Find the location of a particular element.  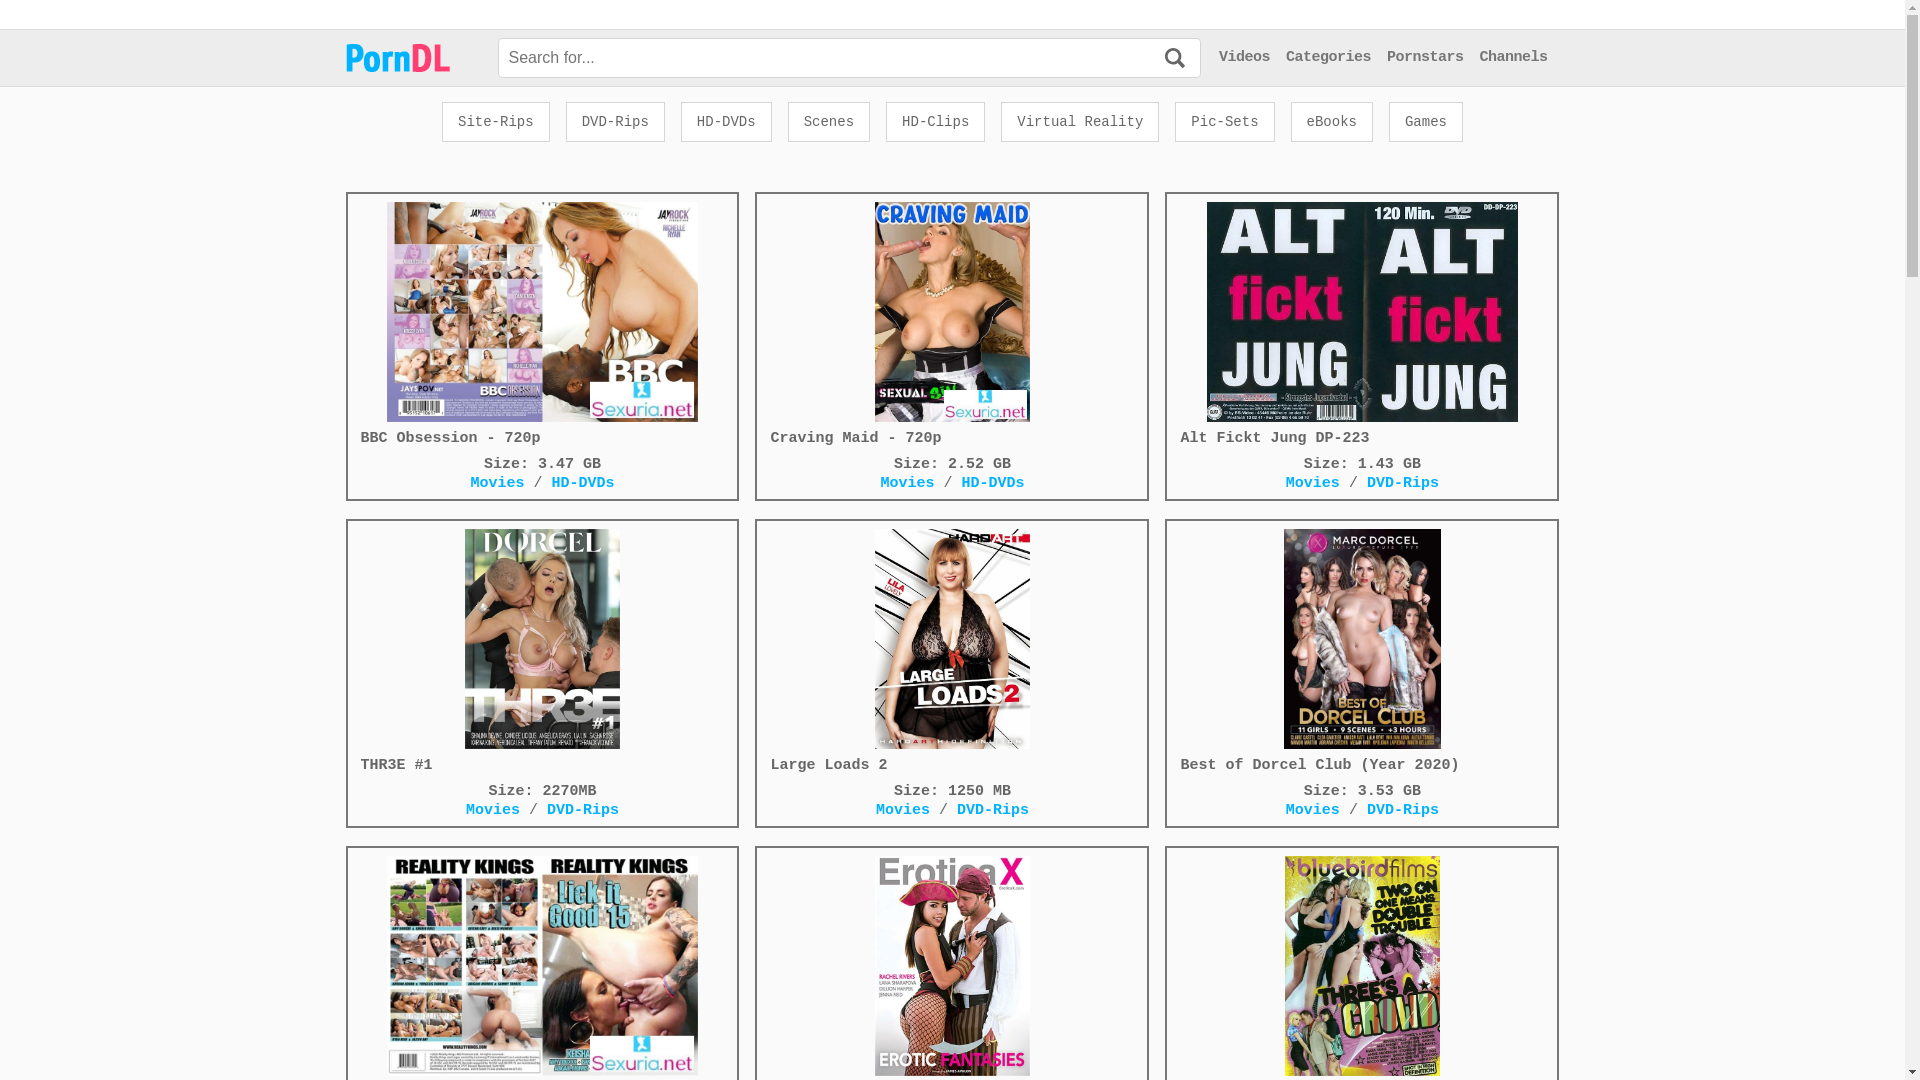

'THR3E #1' is located at coordinates (542, 651).